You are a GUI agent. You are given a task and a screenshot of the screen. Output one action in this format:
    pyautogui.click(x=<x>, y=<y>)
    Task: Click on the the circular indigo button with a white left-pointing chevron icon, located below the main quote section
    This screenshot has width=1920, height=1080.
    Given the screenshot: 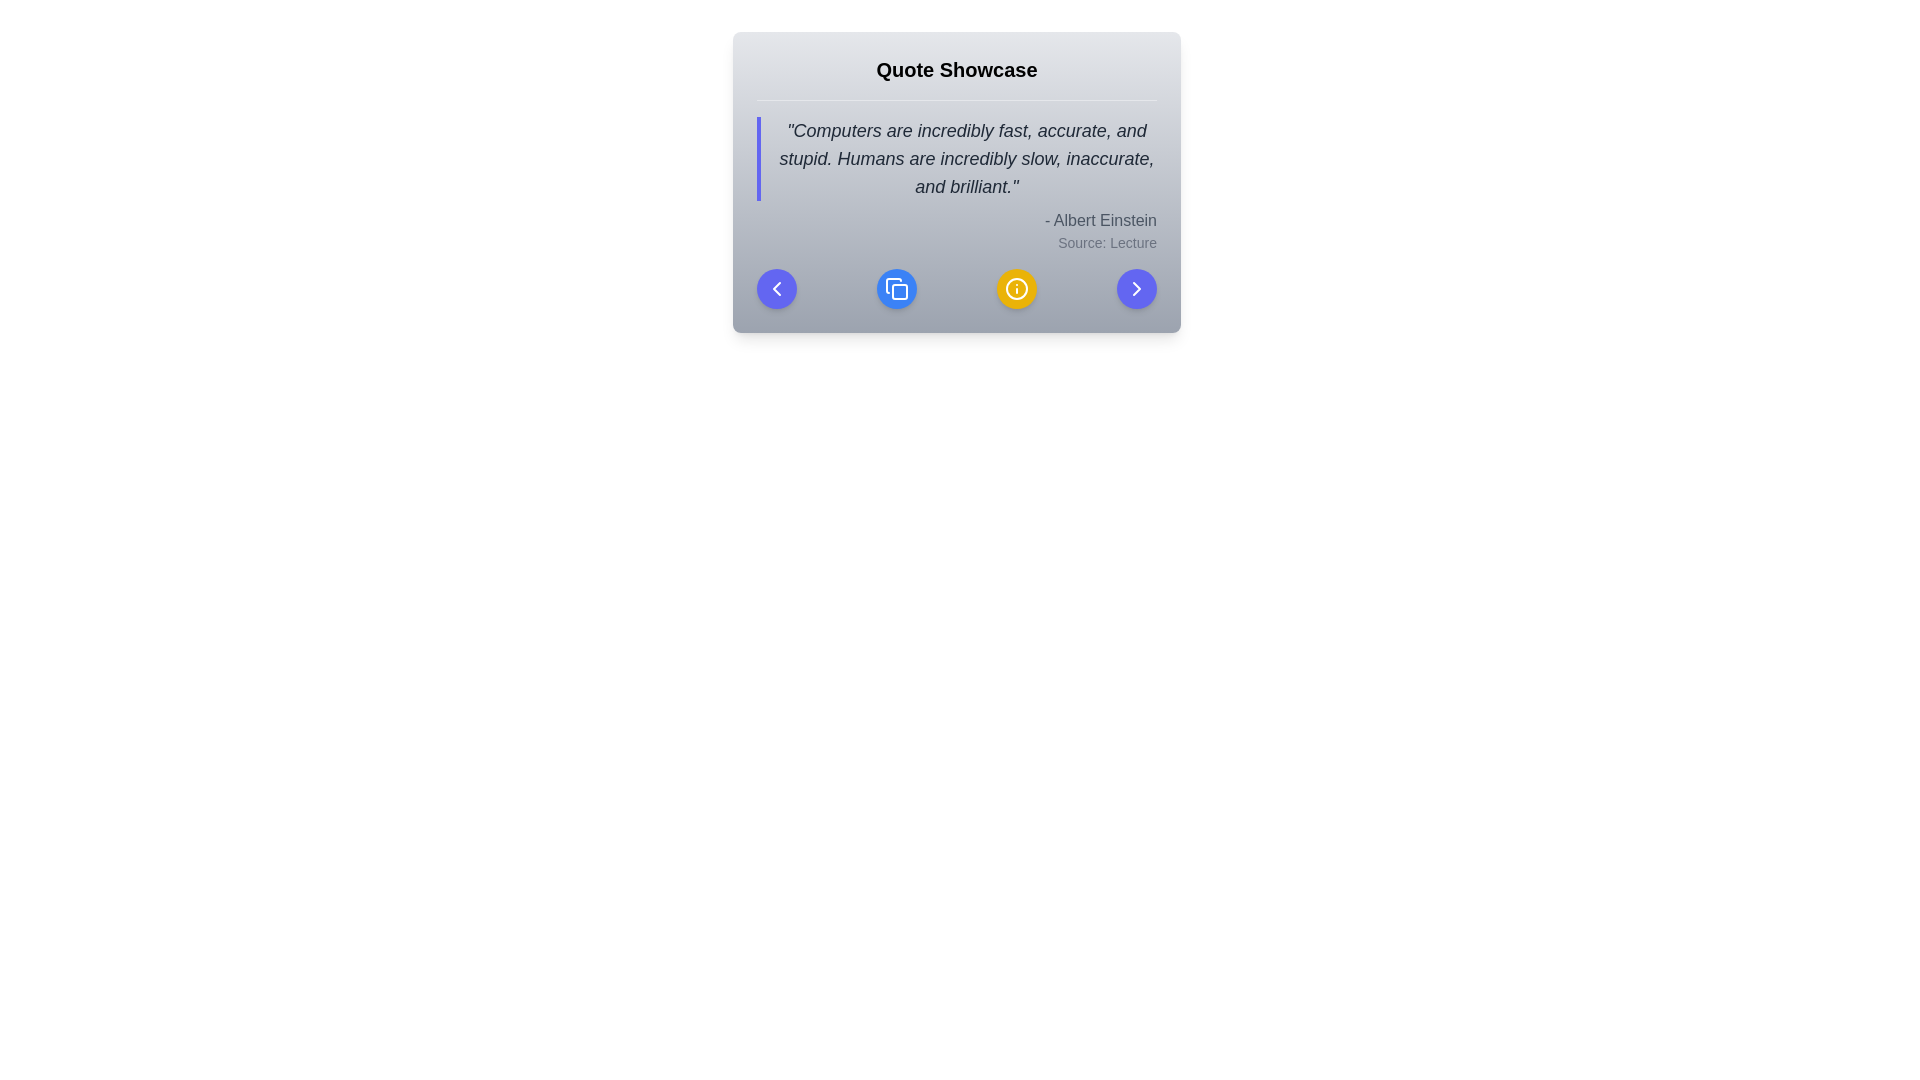 What is the action you would take?
    pyautogui.click(x=776, y=289)
    